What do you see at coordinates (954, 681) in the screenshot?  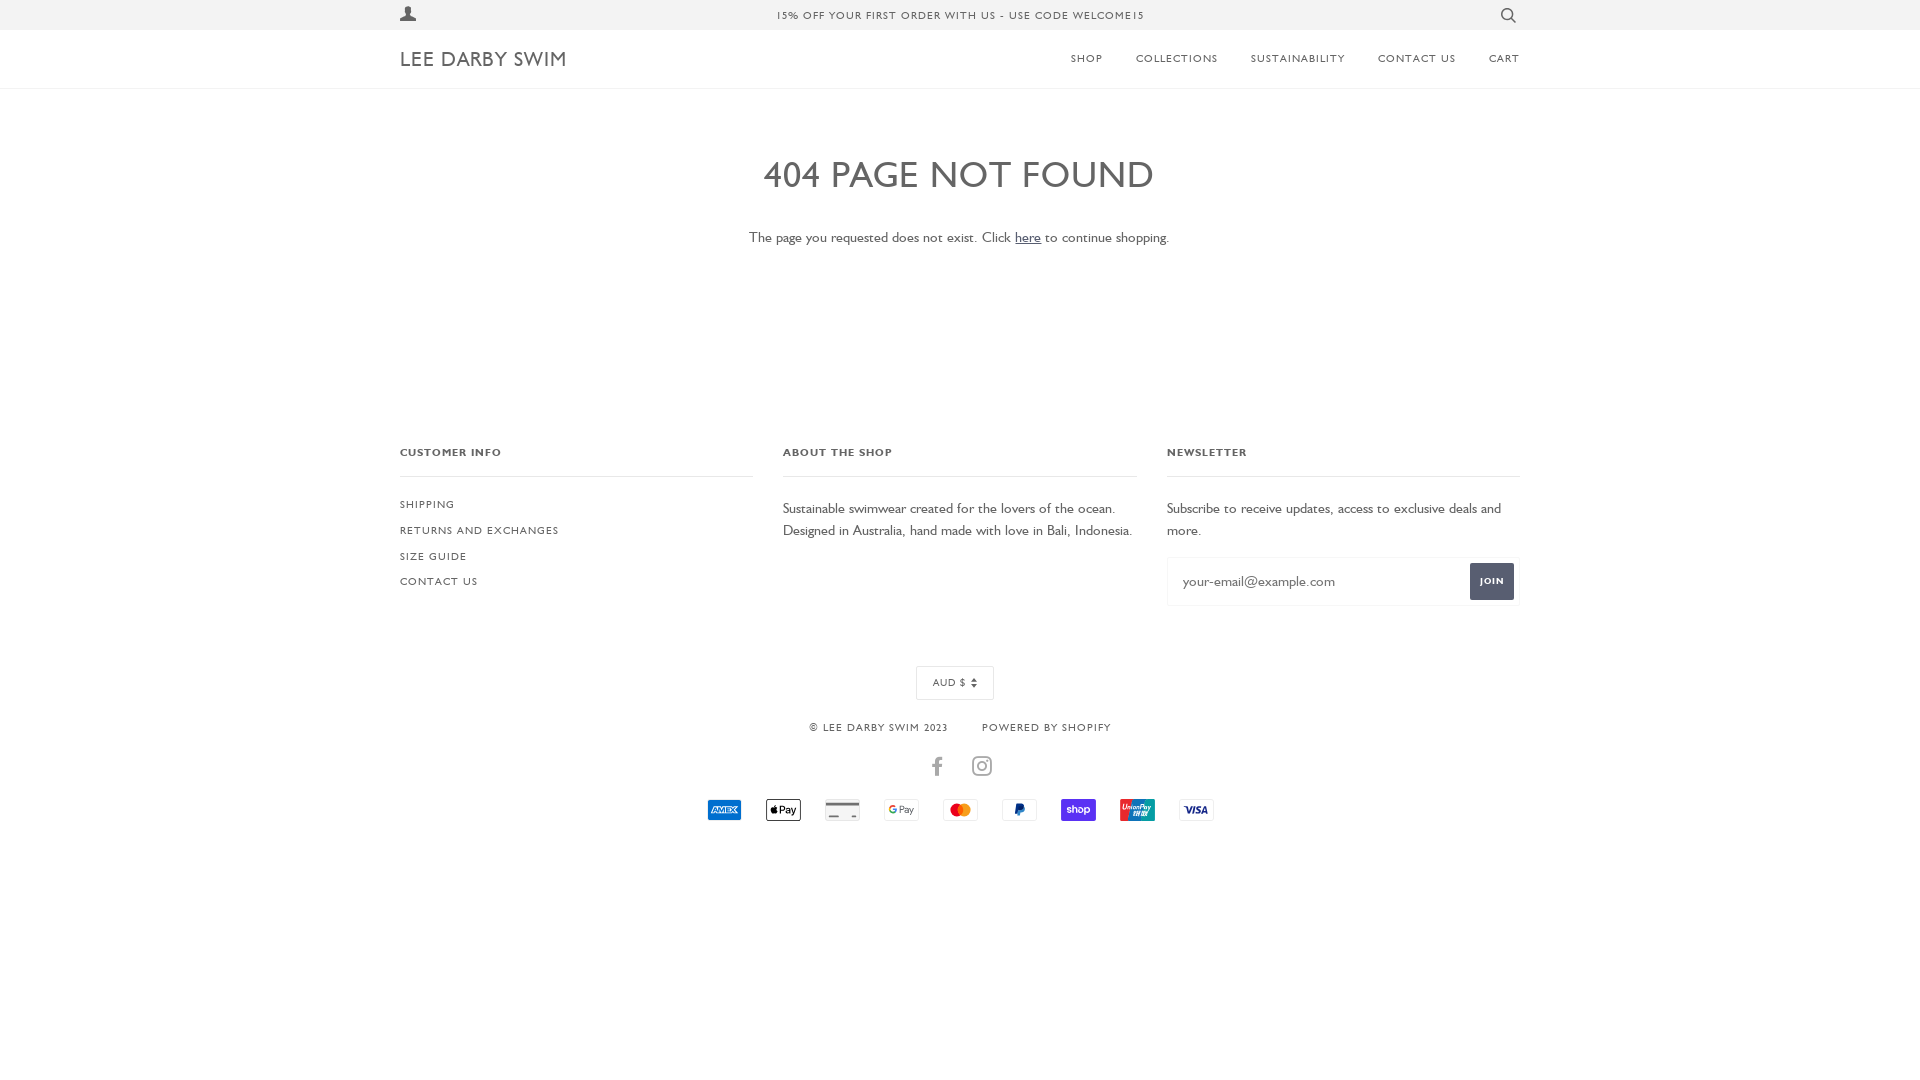 I see `'AUD $'` at bounding box center [954, 681].